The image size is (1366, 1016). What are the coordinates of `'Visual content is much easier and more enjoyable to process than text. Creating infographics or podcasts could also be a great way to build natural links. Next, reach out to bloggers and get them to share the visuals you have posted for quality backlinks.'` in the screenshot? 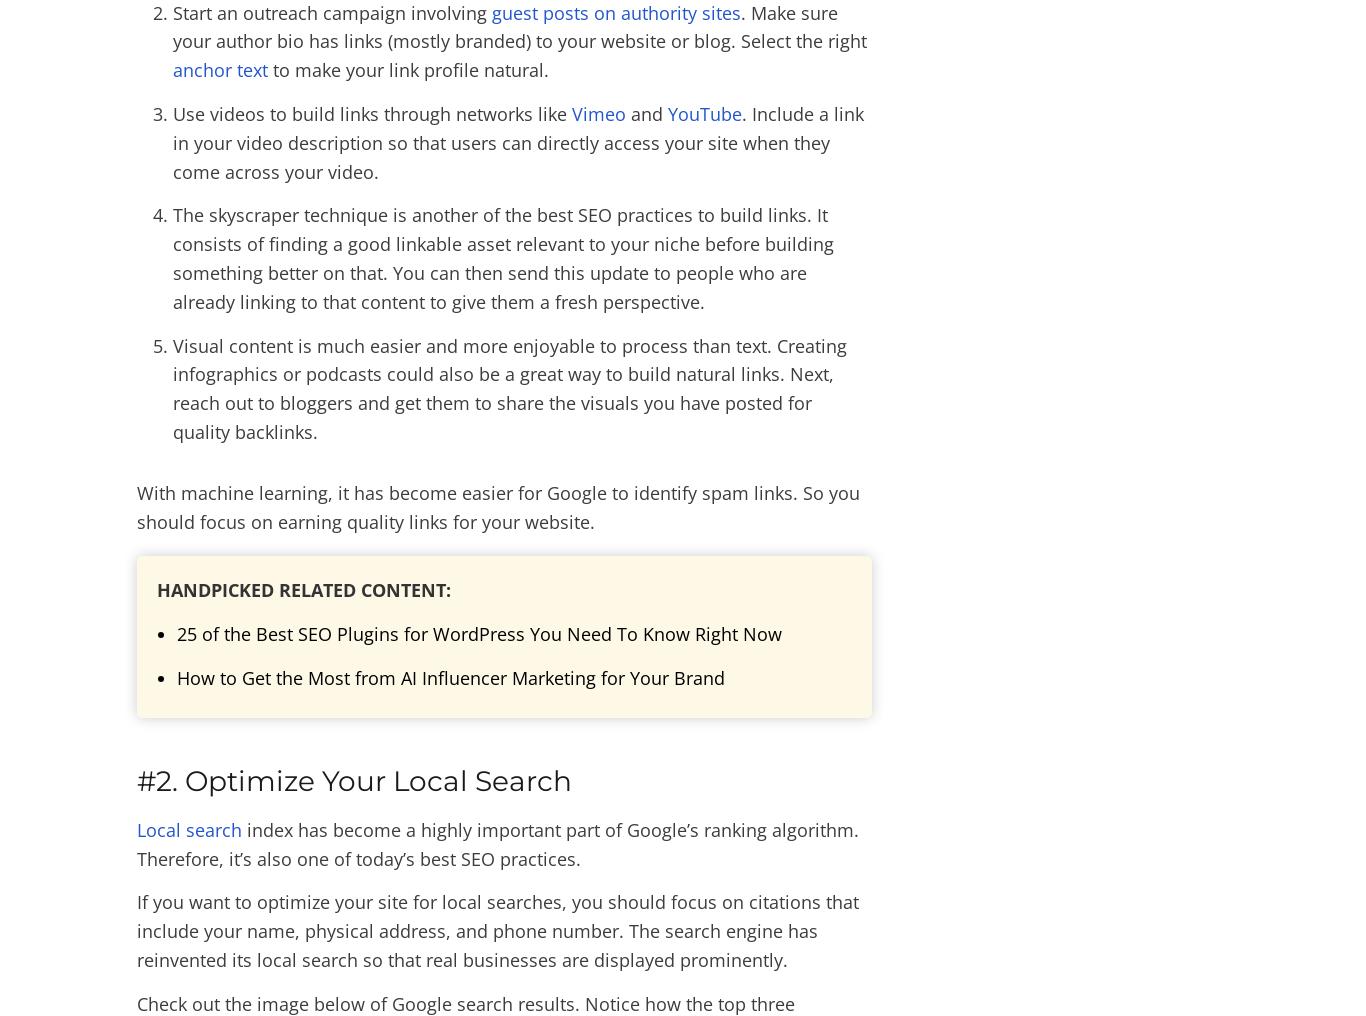 It's located at (510, 387).